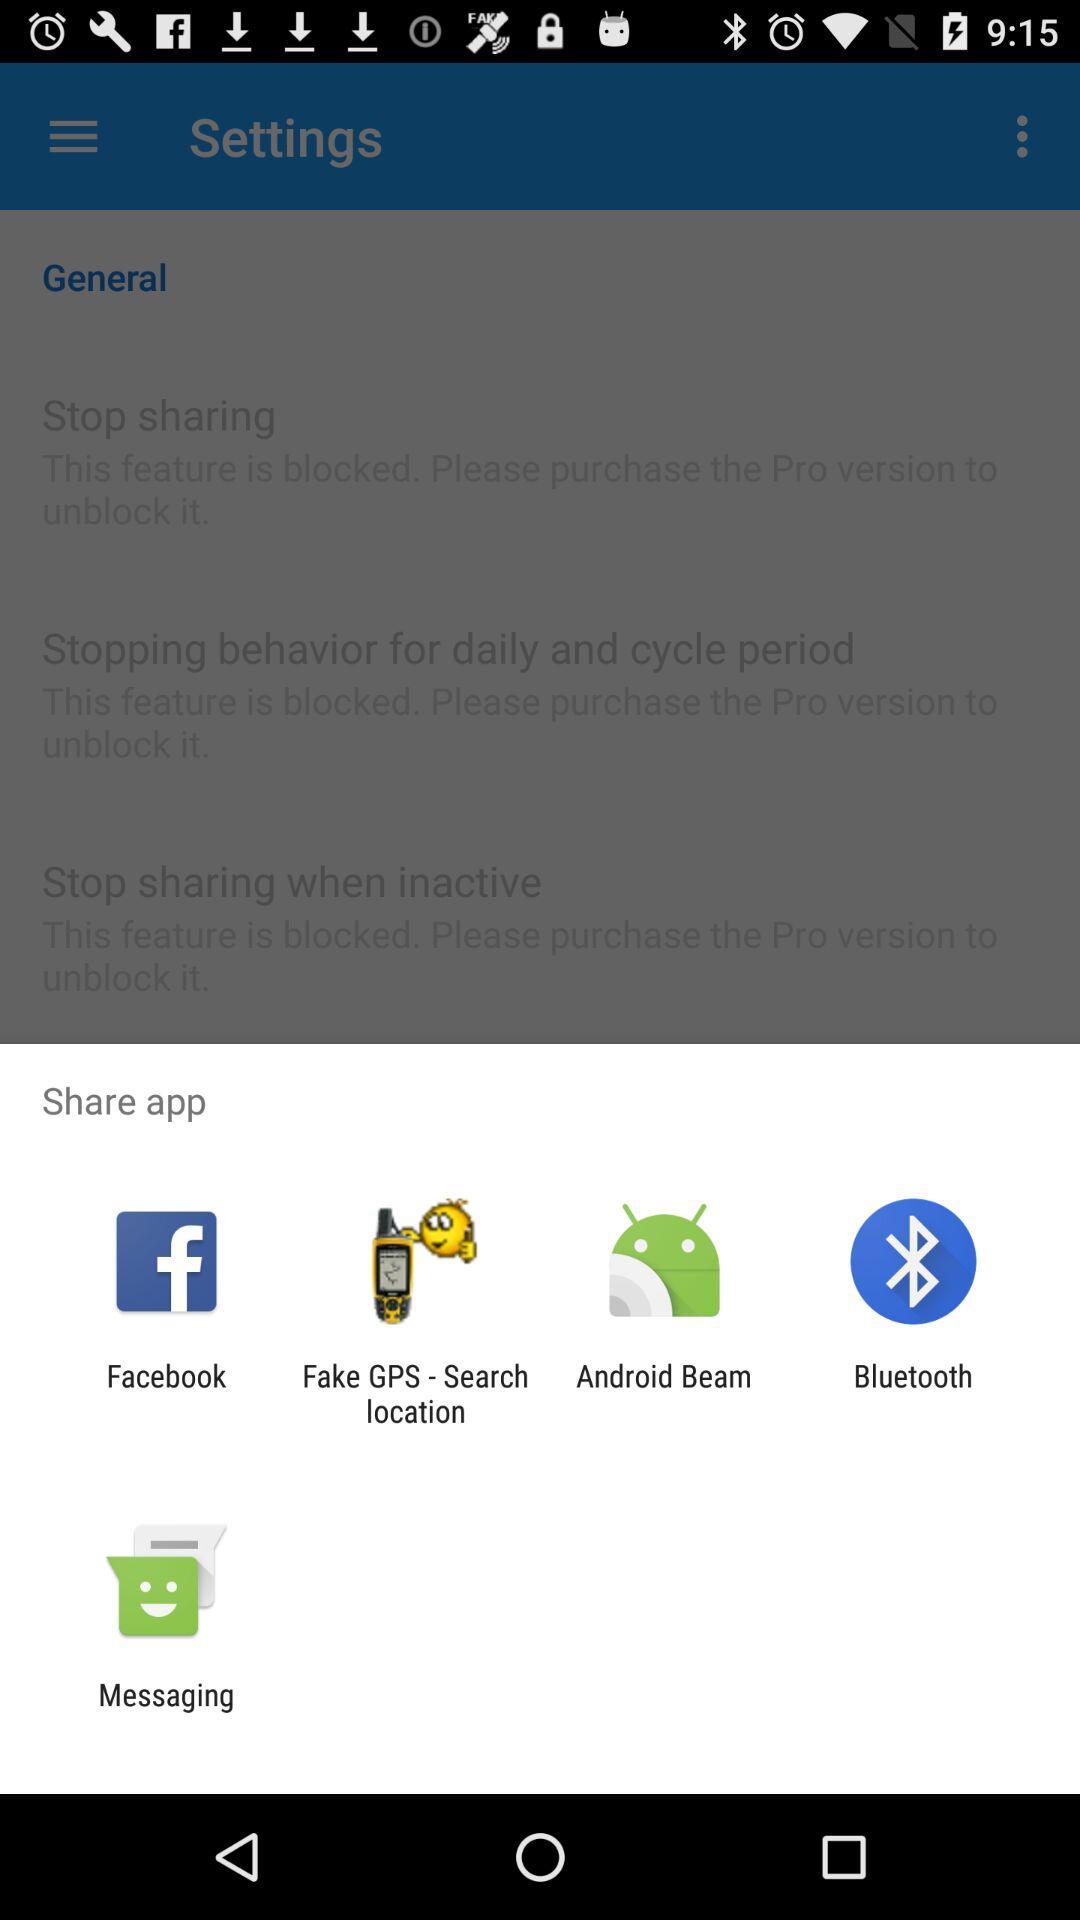 The width and height of the screenshot is (1080, 1920). Describe the element at coordinates (913, 1392) in the screenshot. I see `app at the bottom right corner` at that location.